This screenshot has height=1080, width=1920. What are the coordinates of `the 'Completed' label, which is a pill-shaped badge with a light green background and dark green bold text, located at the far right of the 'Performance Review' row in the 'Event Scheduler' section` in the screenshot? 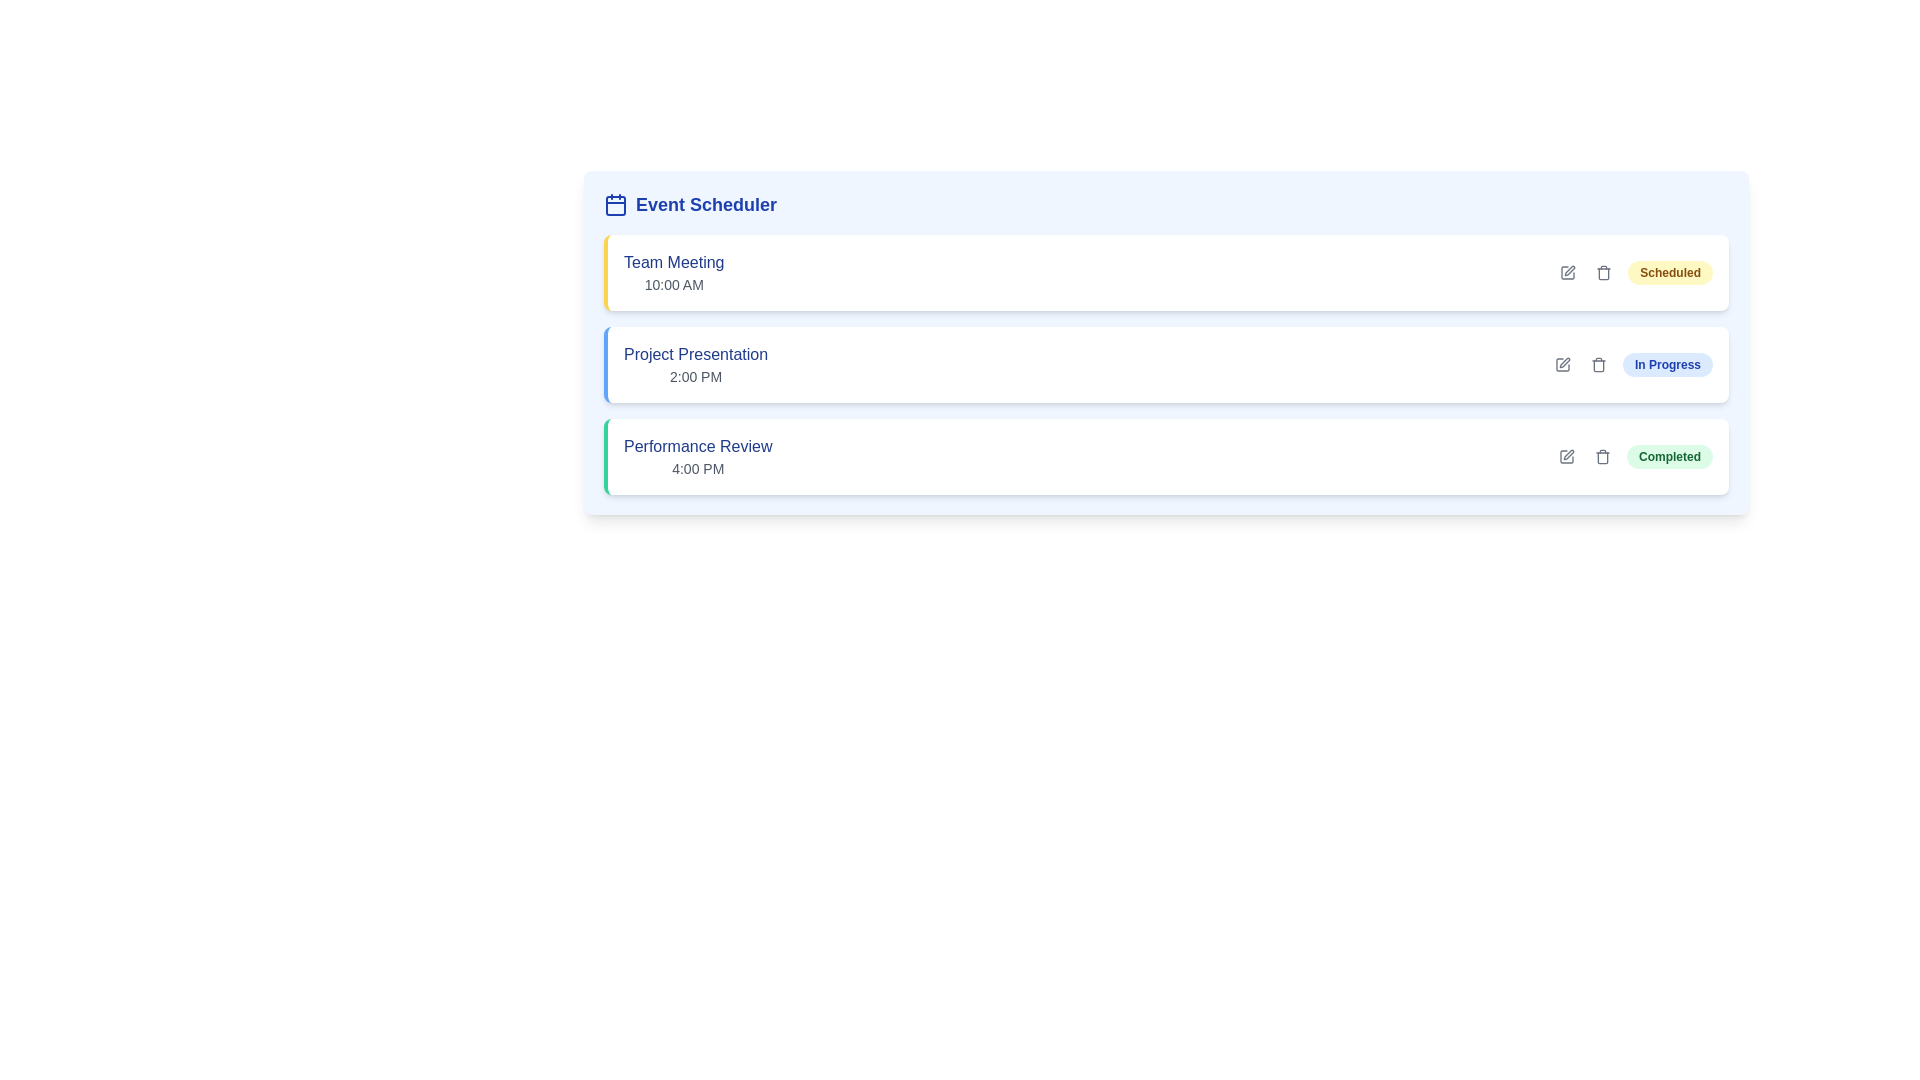 It's located at (1670, 456).